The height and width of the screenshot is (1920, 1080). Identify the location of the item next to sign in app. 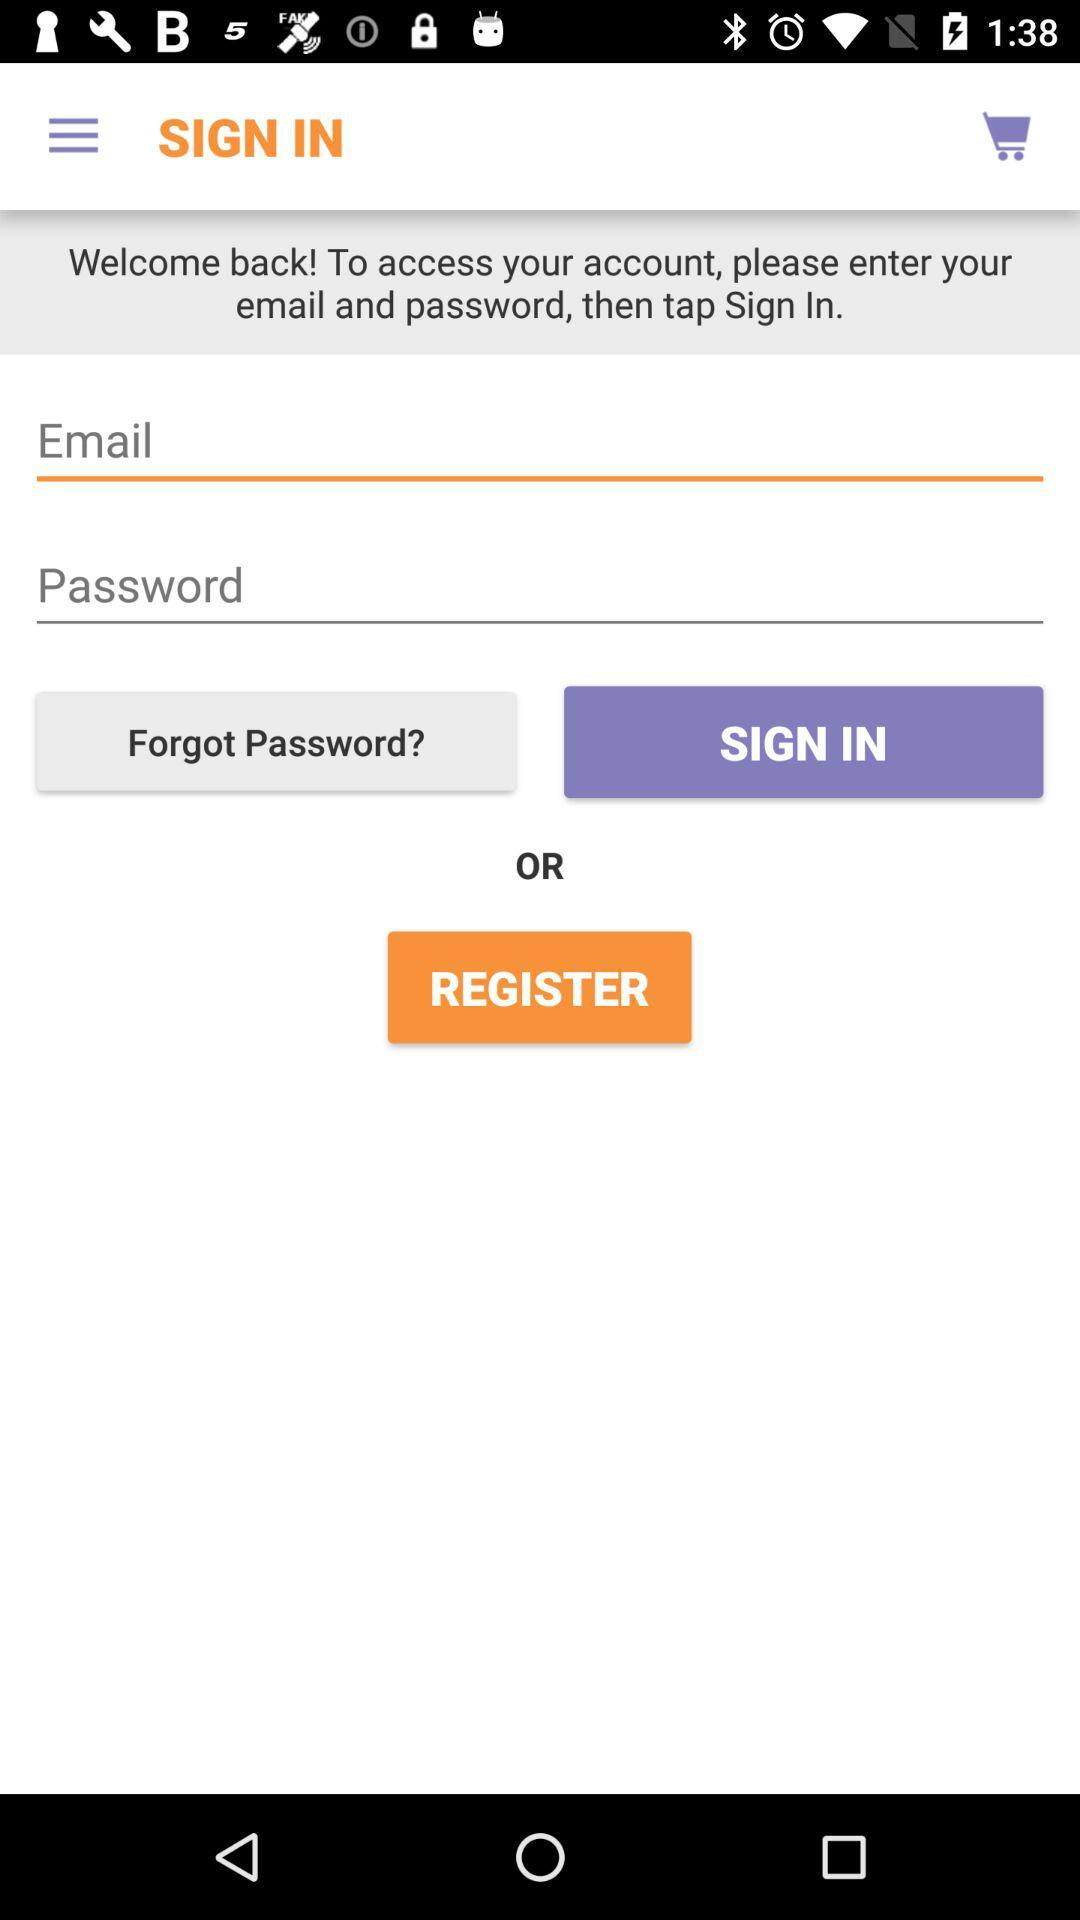
(1006, 135).